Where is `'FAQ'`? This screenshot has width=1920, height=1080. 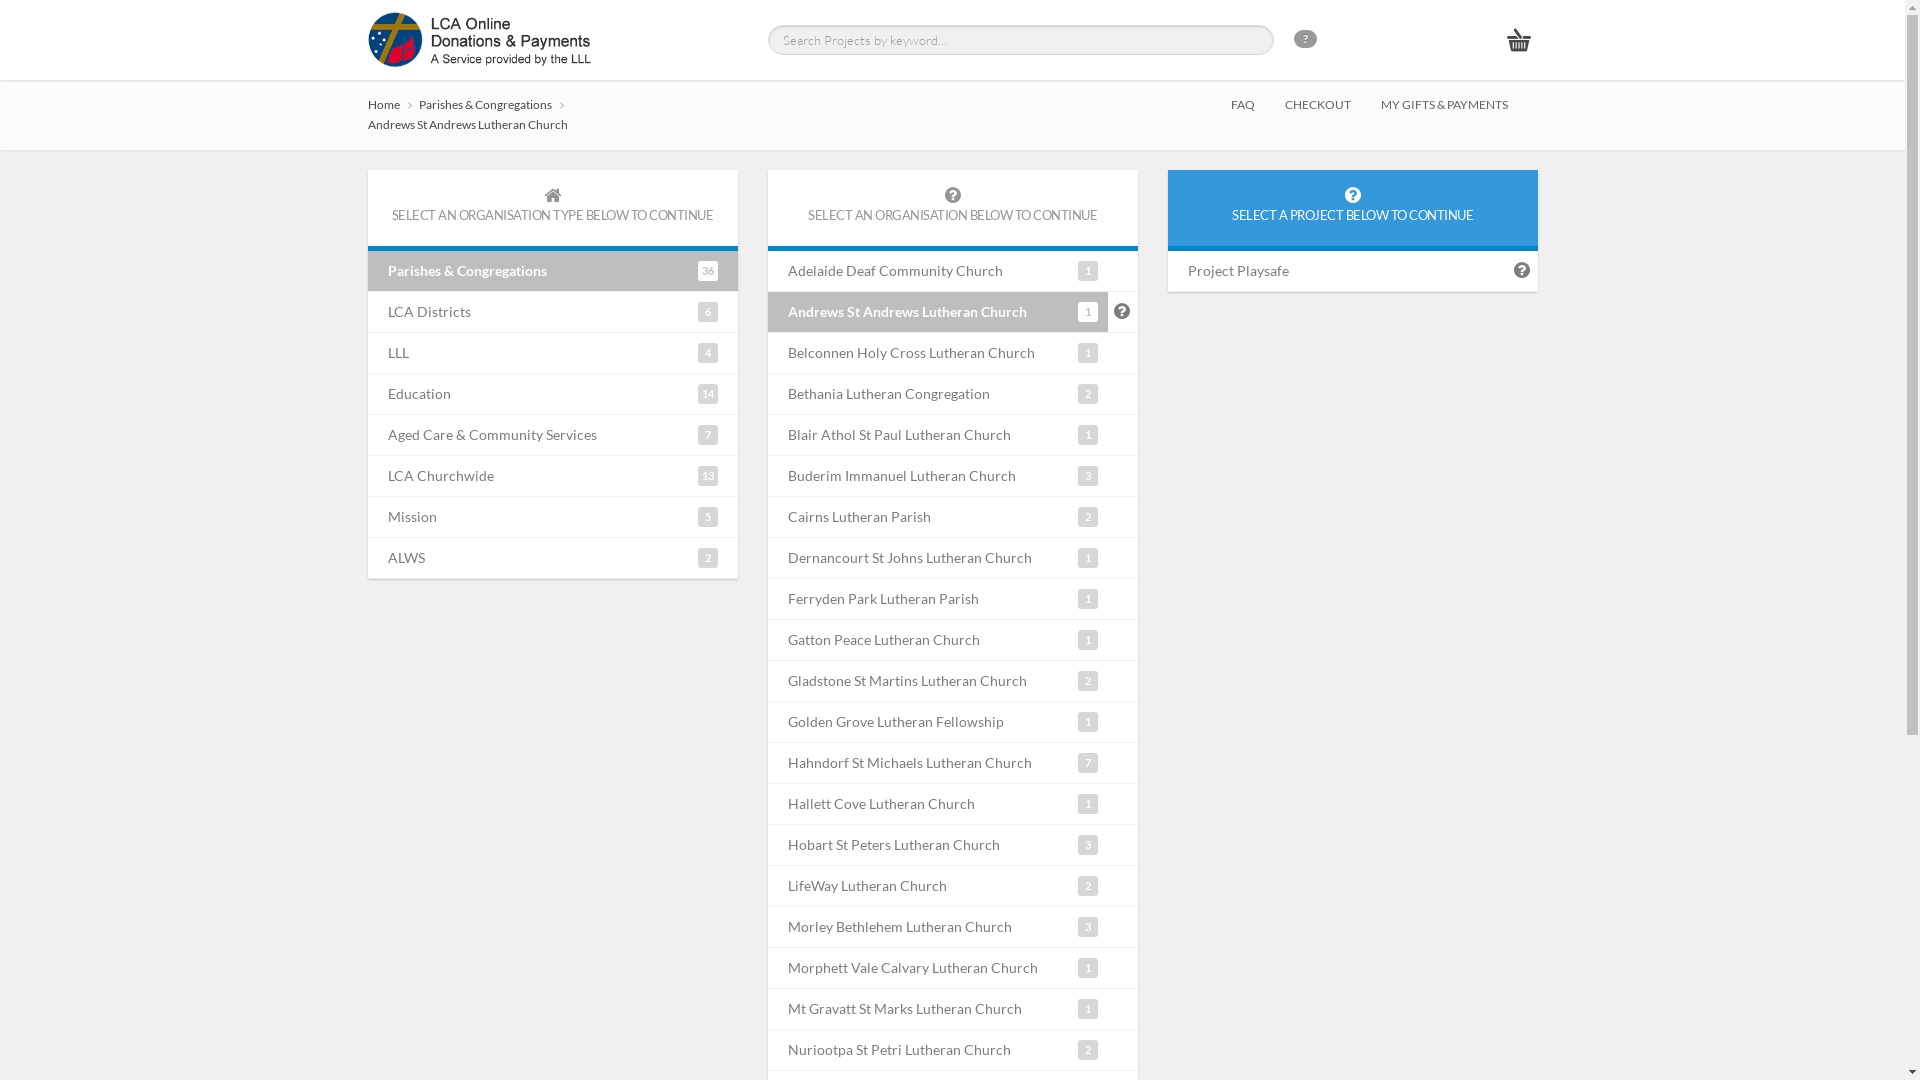 'FAQ' is located at coordinates (1228, 104).